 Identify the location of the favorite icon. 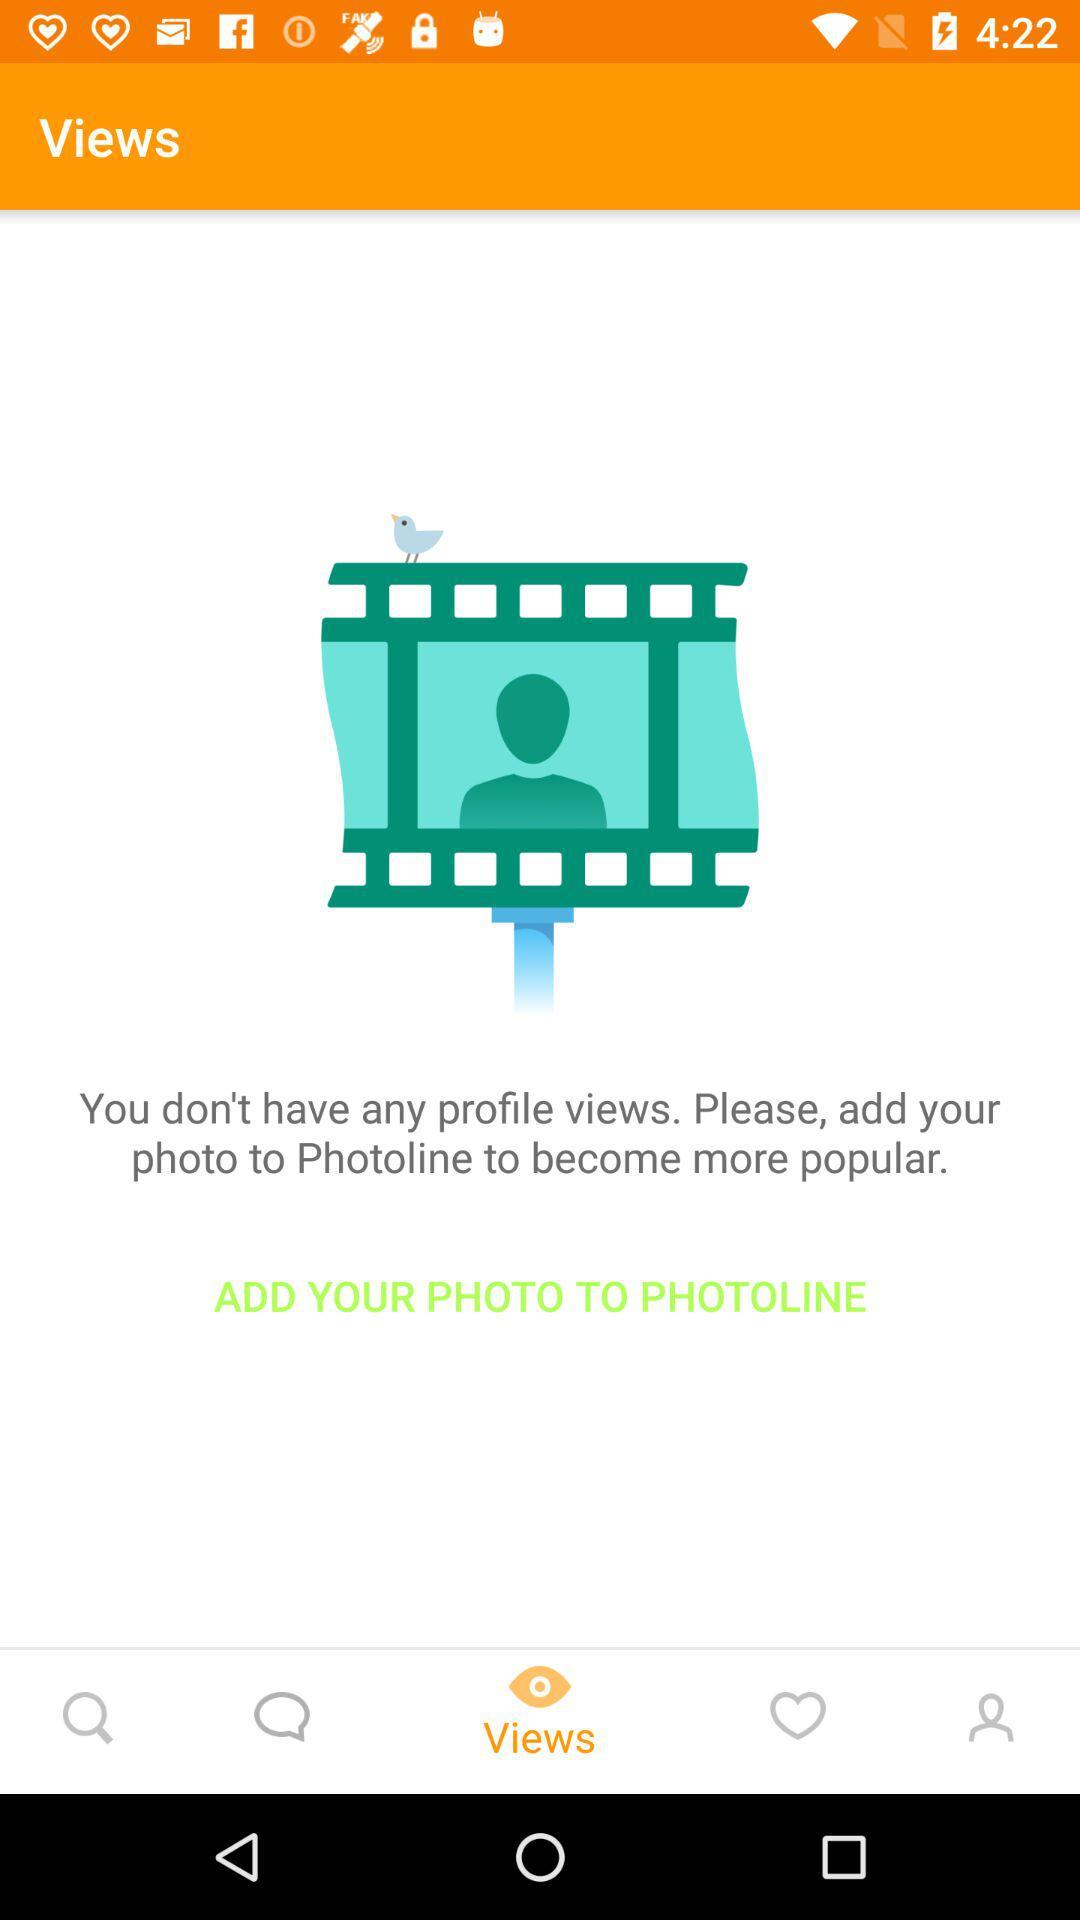
(797, 1721).